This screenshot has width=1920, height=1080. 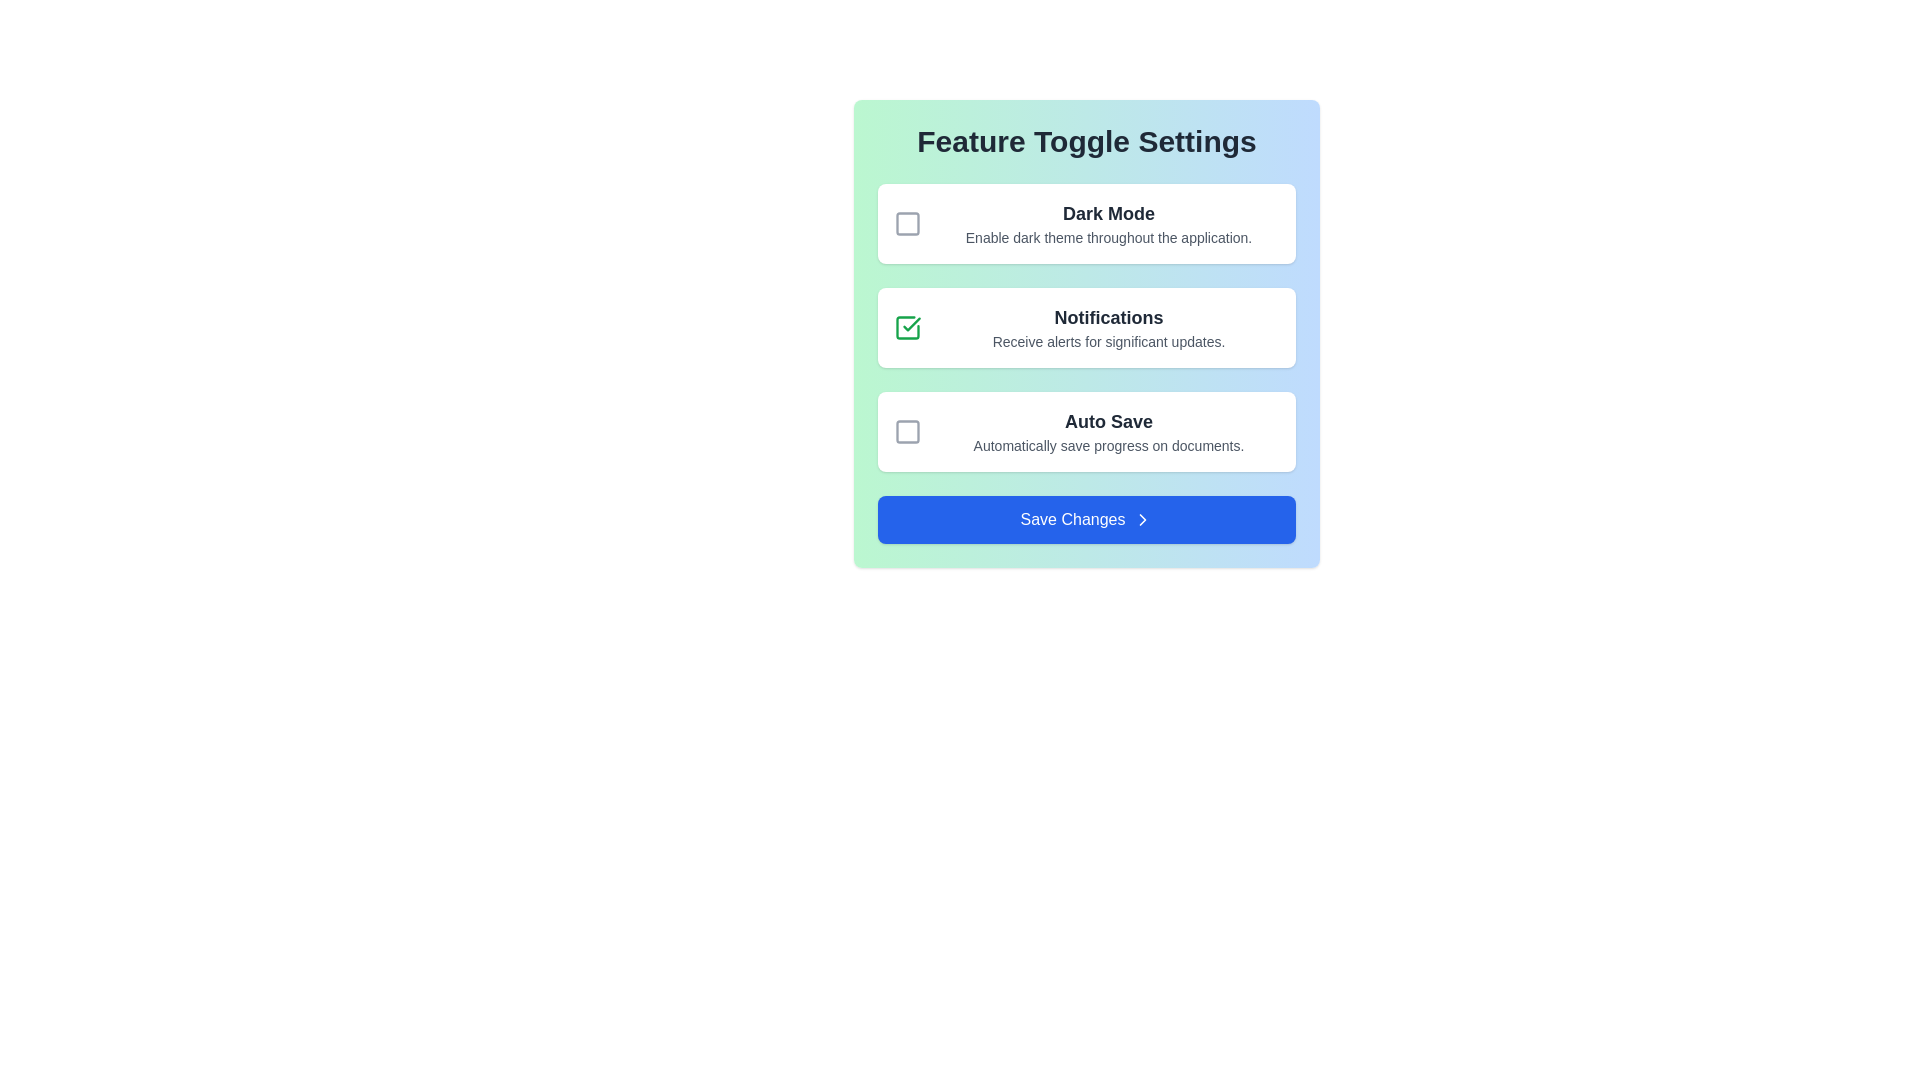 What do you see at coordinates (1085, 519) in the screenshot?
I see `the 'Save Changes' button, which is a rectangular button with a vibrant blue background and white text, located at the bottom of the settings panel` at bounding box center [1085, 519].